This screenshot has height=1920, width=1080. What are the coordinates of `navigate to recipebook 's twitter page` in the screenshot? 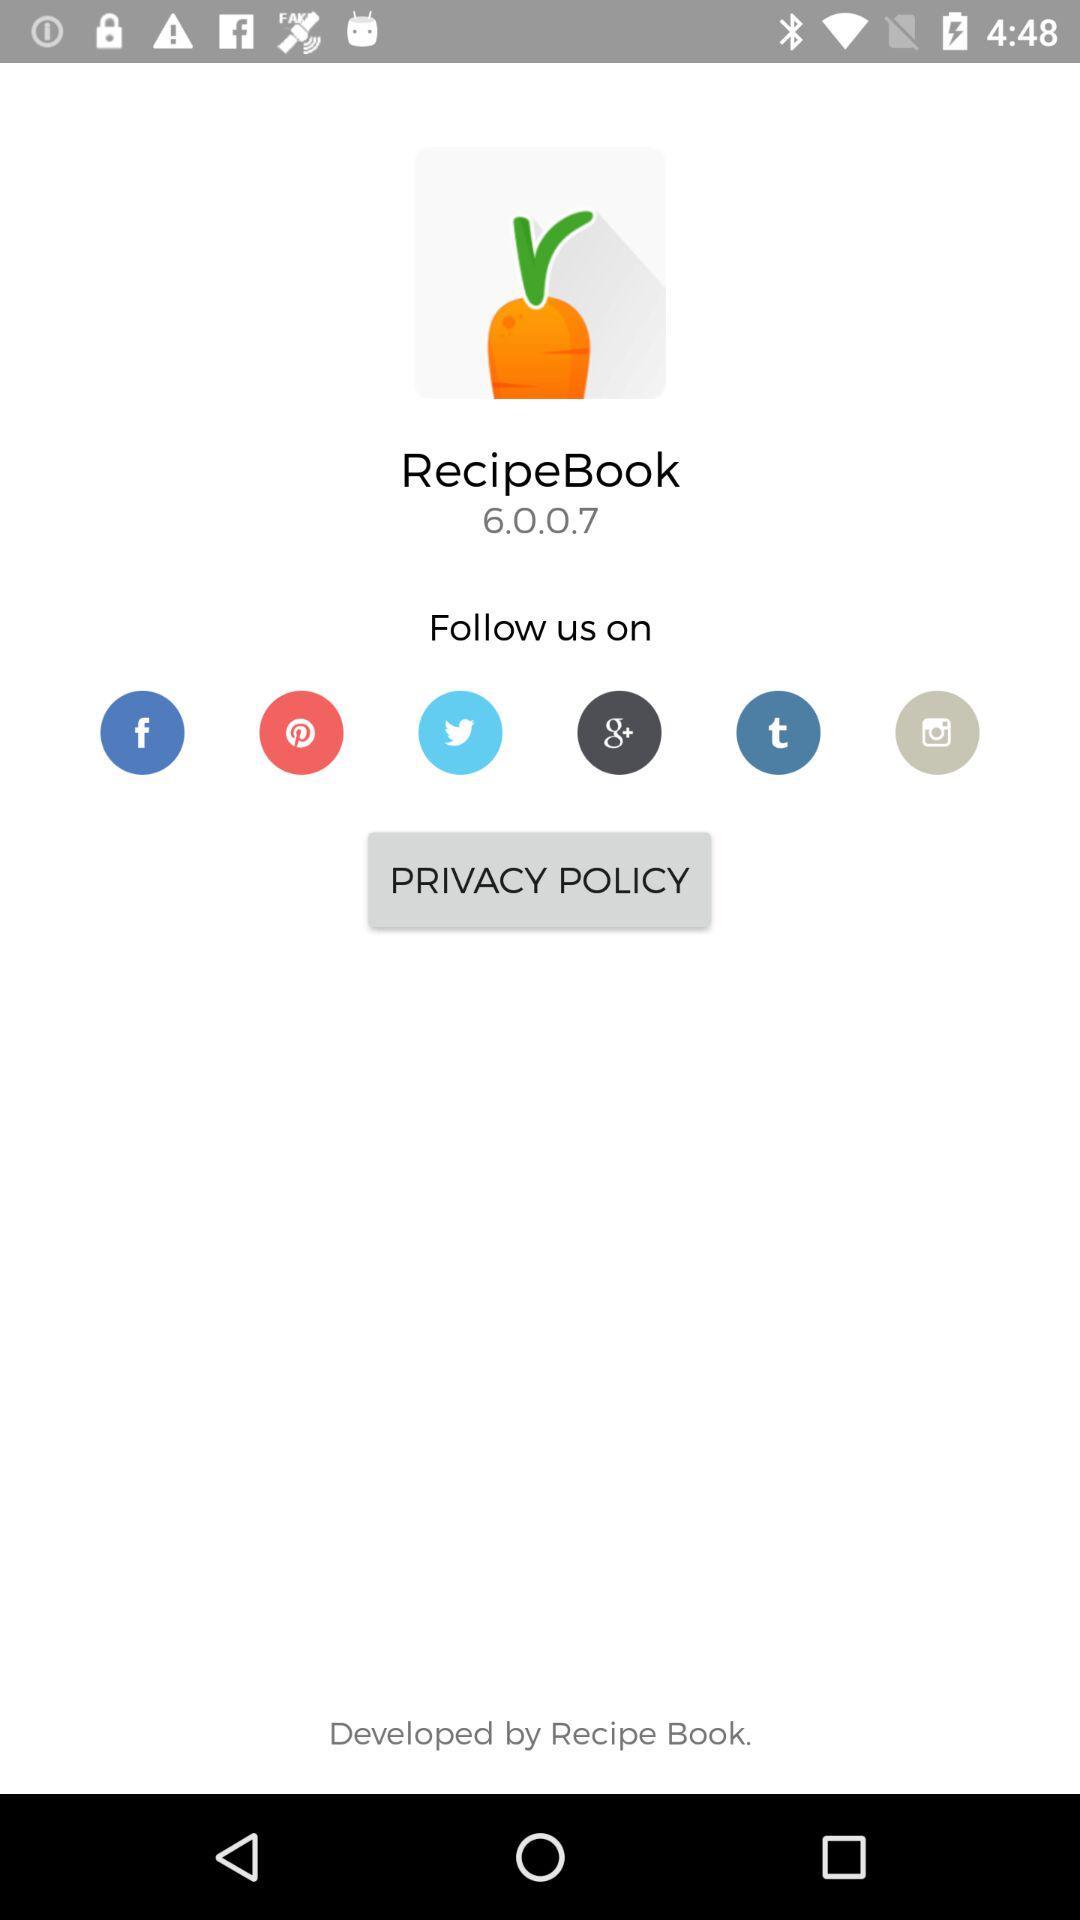 It's located at (460, 731).